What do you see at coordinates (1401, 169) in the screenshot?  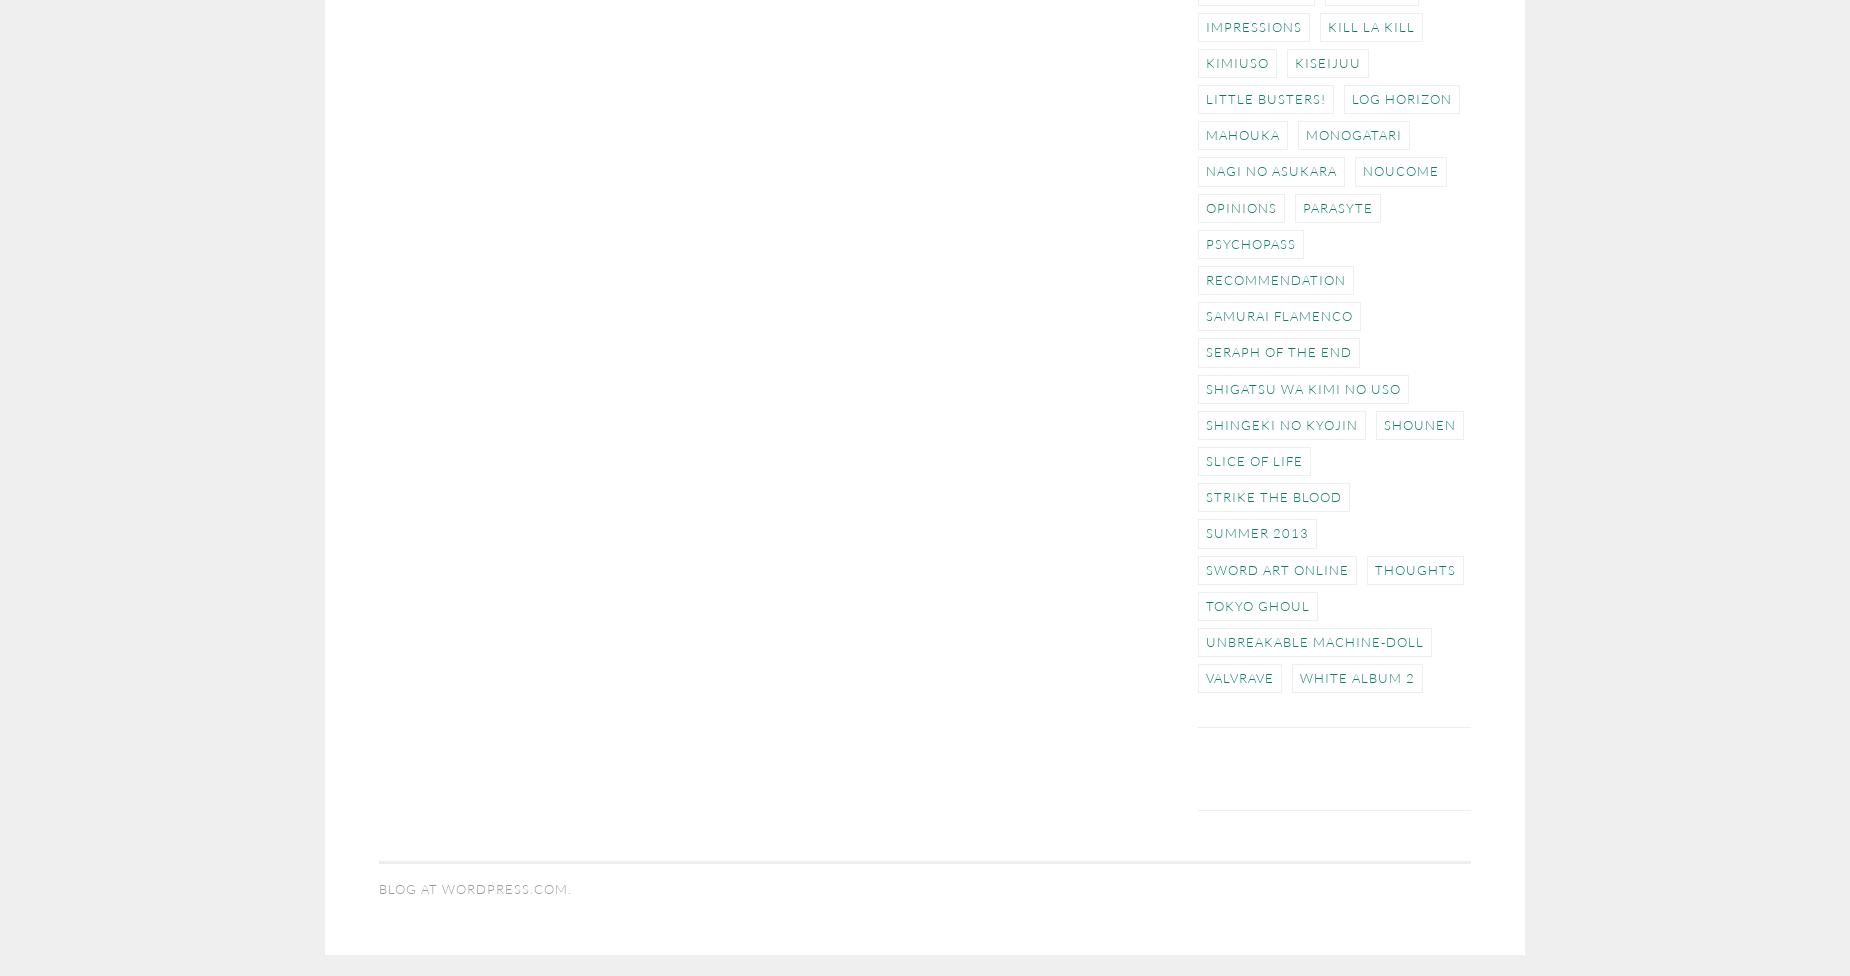 I see `'NouCome'` at bounding box center [1401, 169].